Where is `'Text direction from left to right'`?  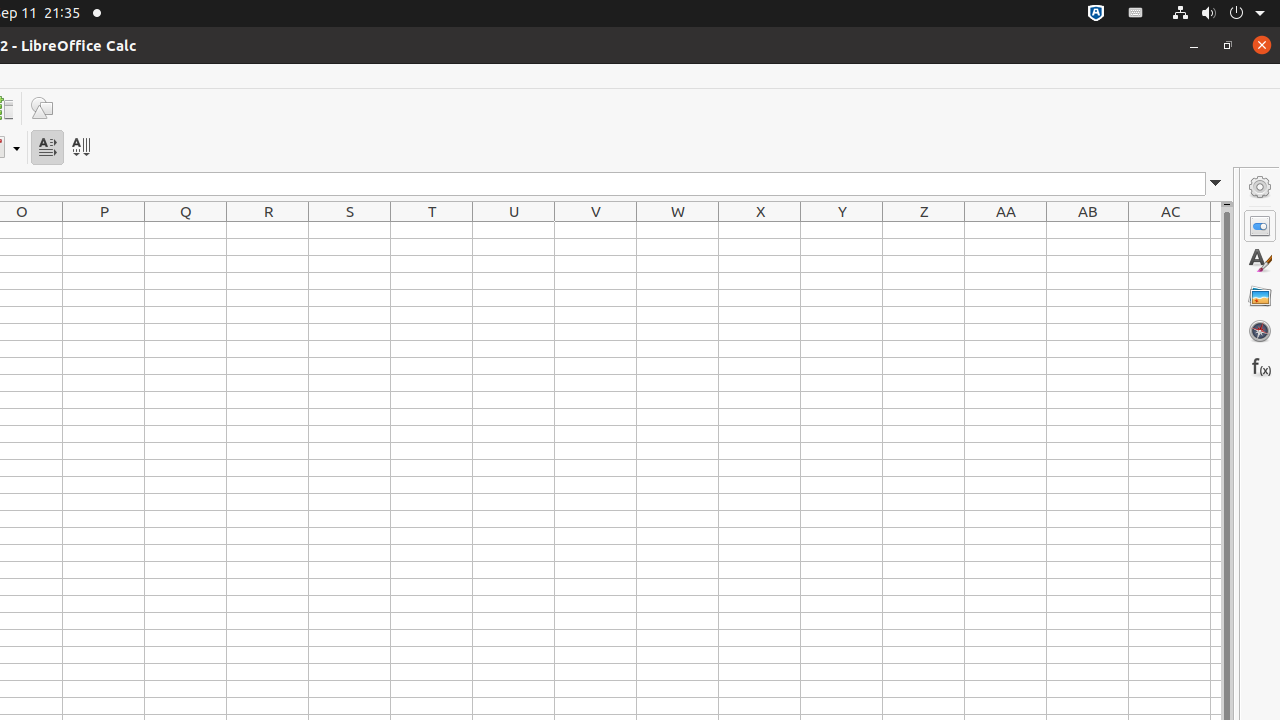
'Text direction from left to right' is located at coordinates (47, 146).